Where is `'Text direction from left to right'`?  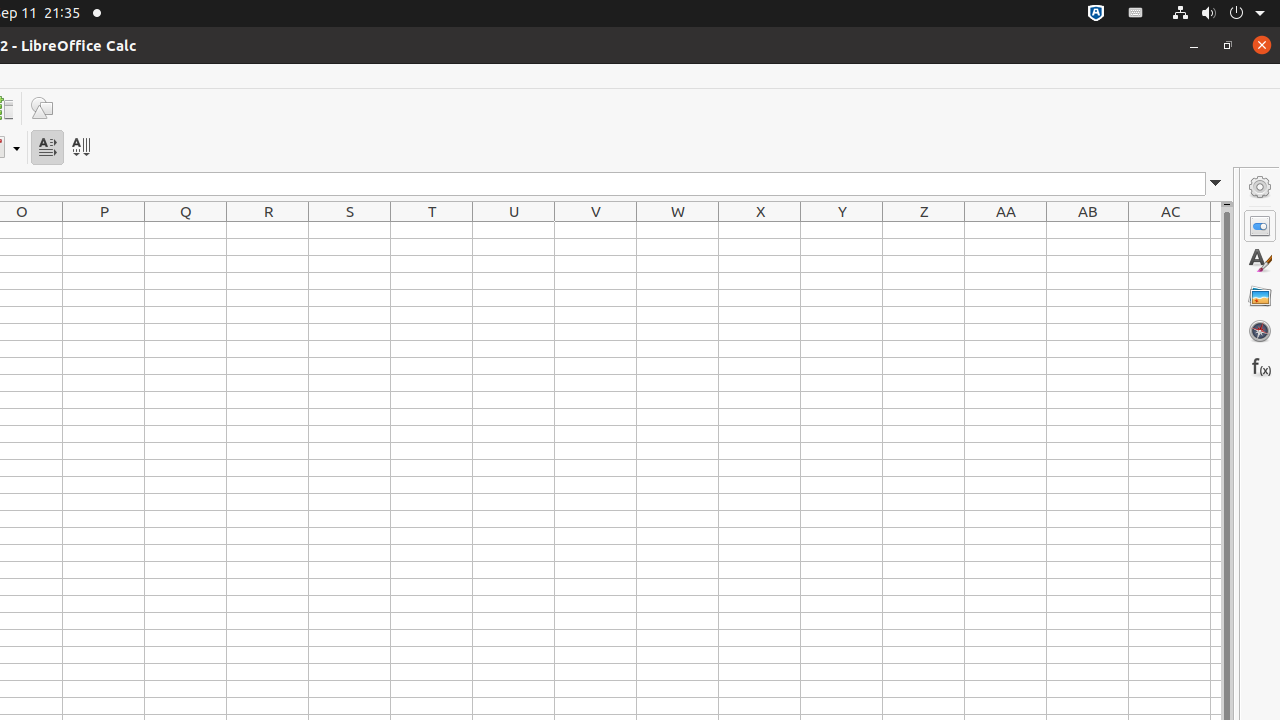
'Text direction from left to right' is located at coordinates (47, 146).